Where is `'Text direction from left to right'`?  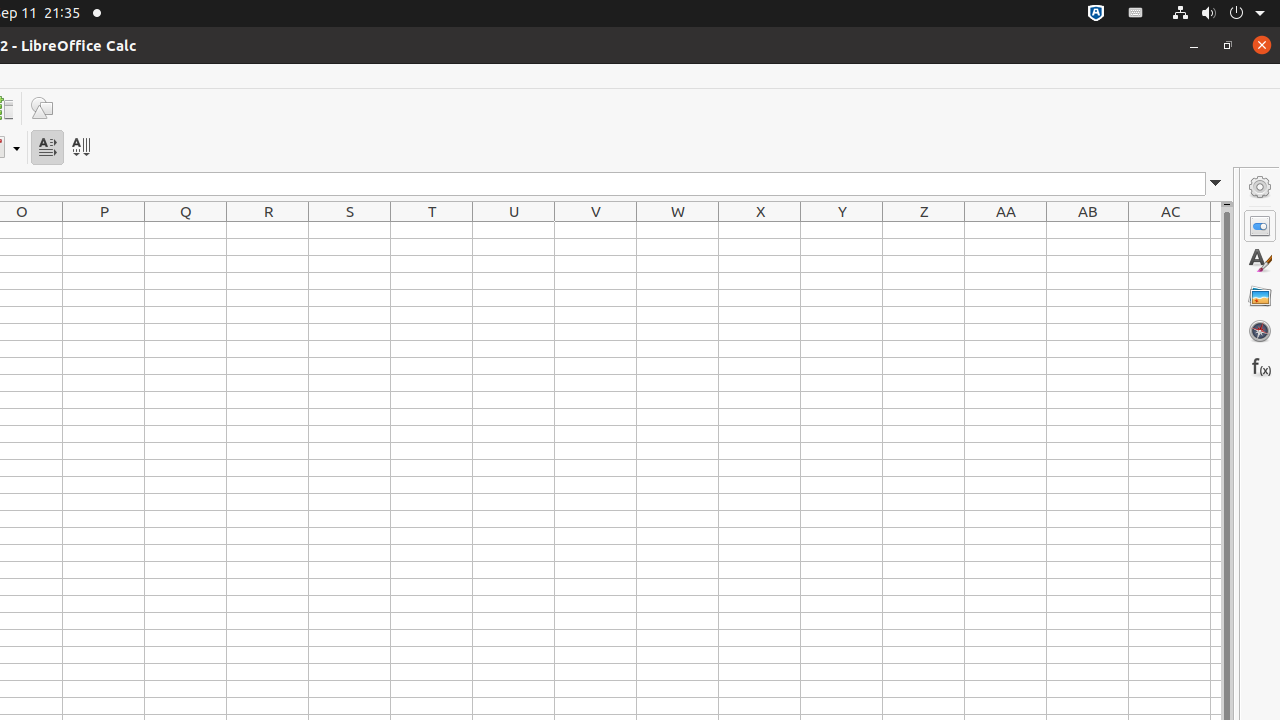
'Text direction from left to right' is located at coordinates (47, 146).